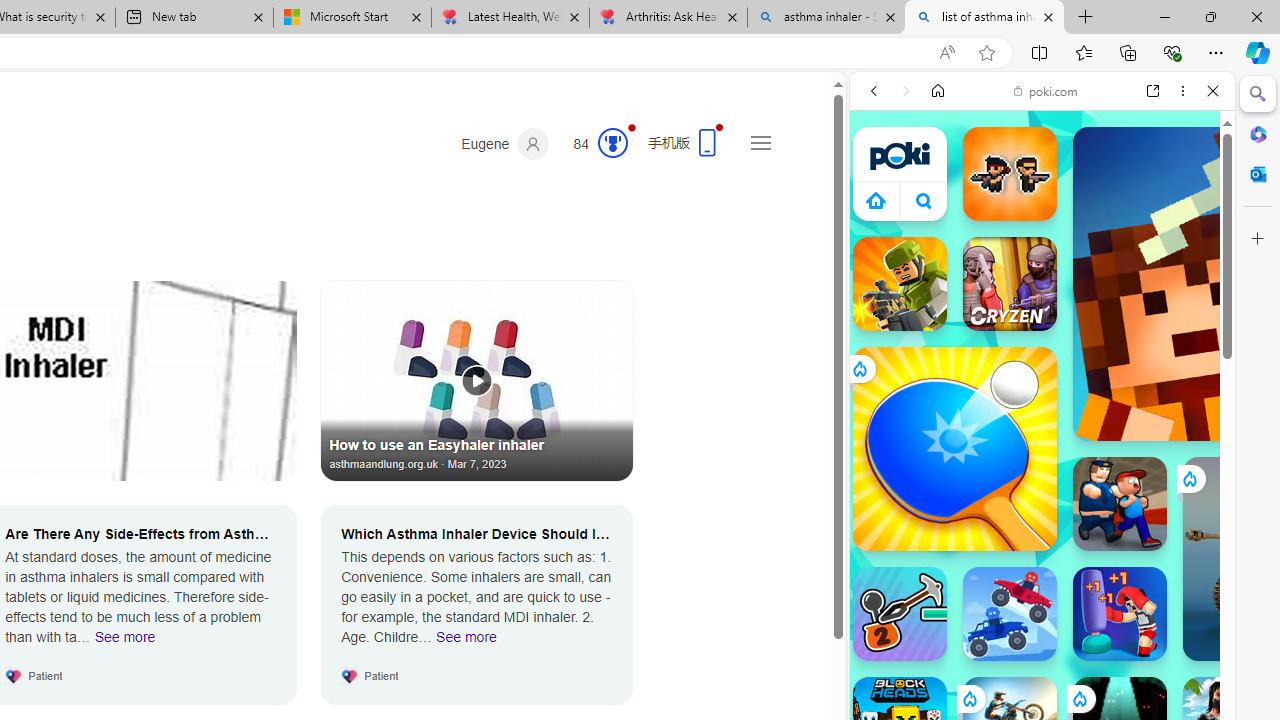 The height and width of the screenshot is (720, 1280). Describe the element at coordinates (898, 284) in the screenshot. I see `'Kour.io Kour.io'` at that location.